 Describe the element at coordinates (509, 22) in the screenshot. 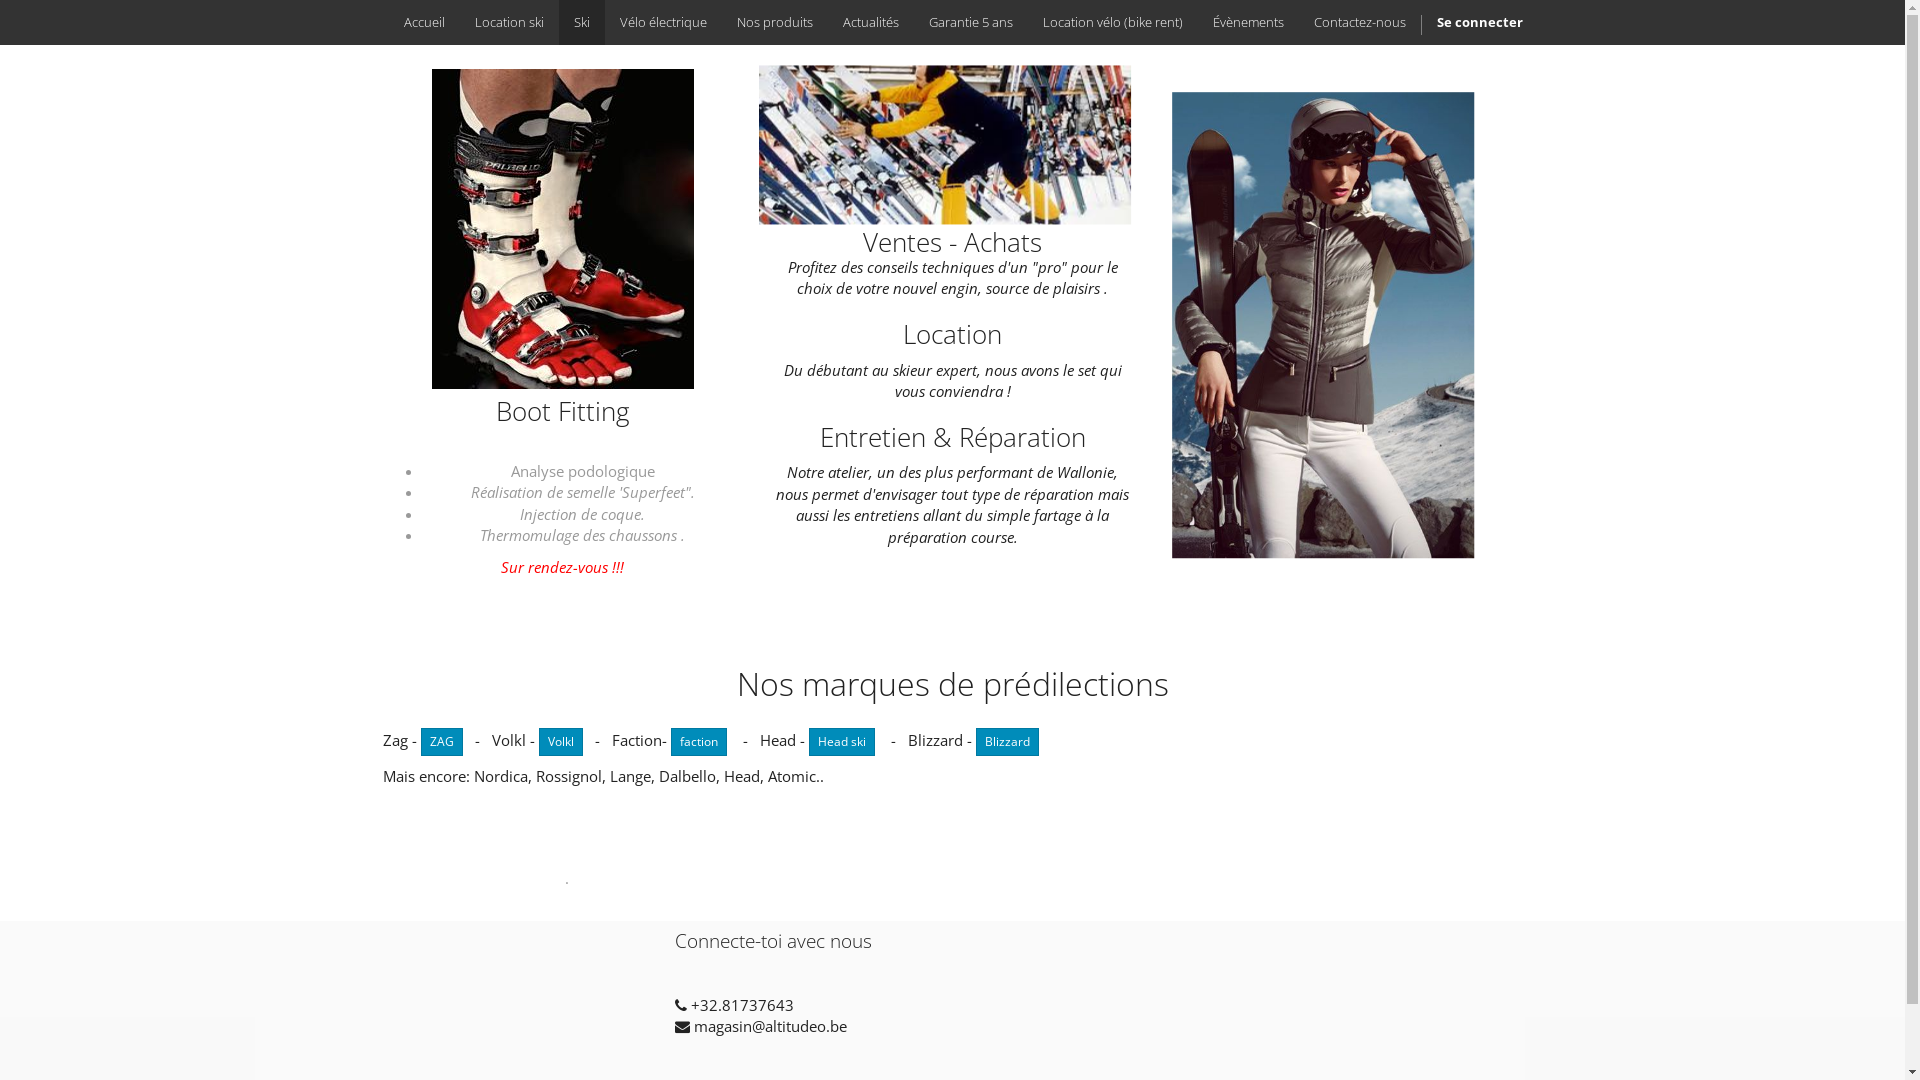

I see `'Location ski'` at that location.